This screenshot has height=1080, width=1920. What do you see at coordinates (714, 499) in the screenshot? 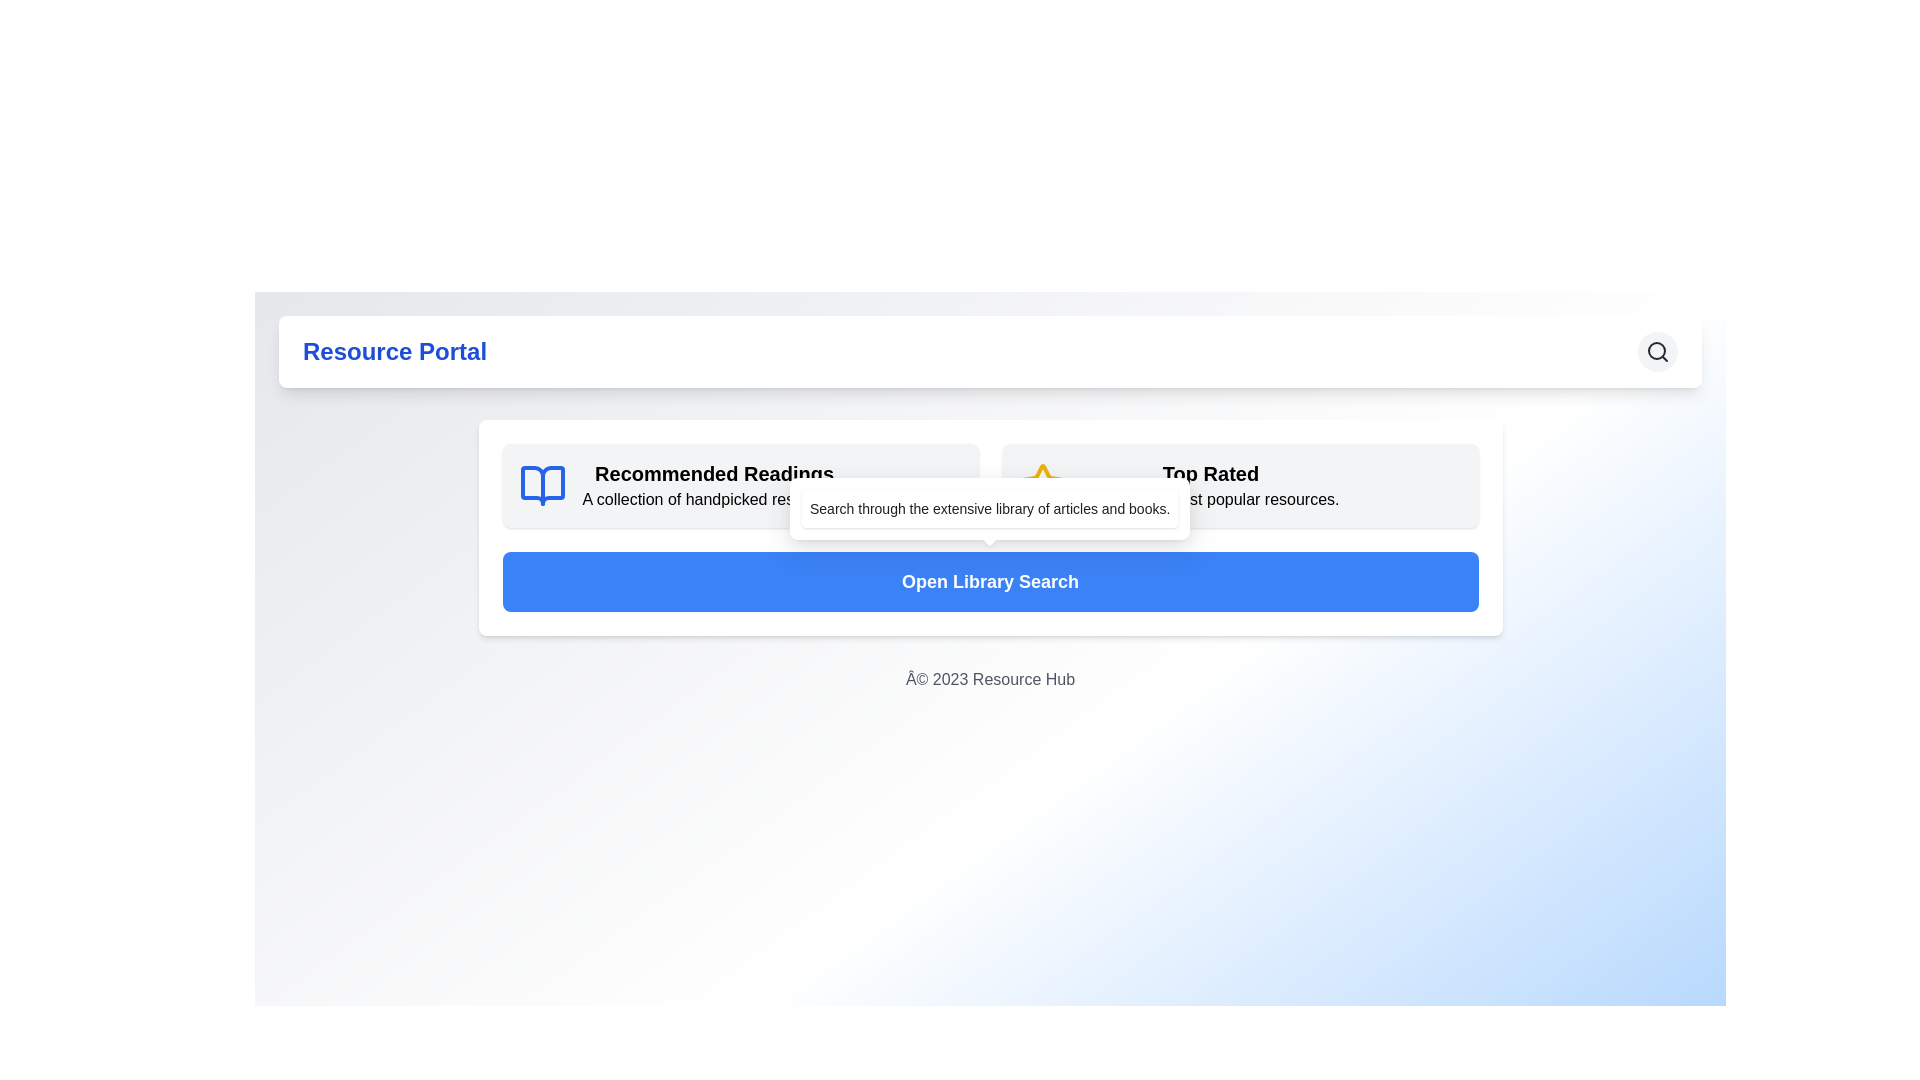
I see `the descriptive label that reads 'A collection of handpicked resources.' which is centrally aligned under the bold heading 'Recommended Readings'` at bounding box center [714, 499].